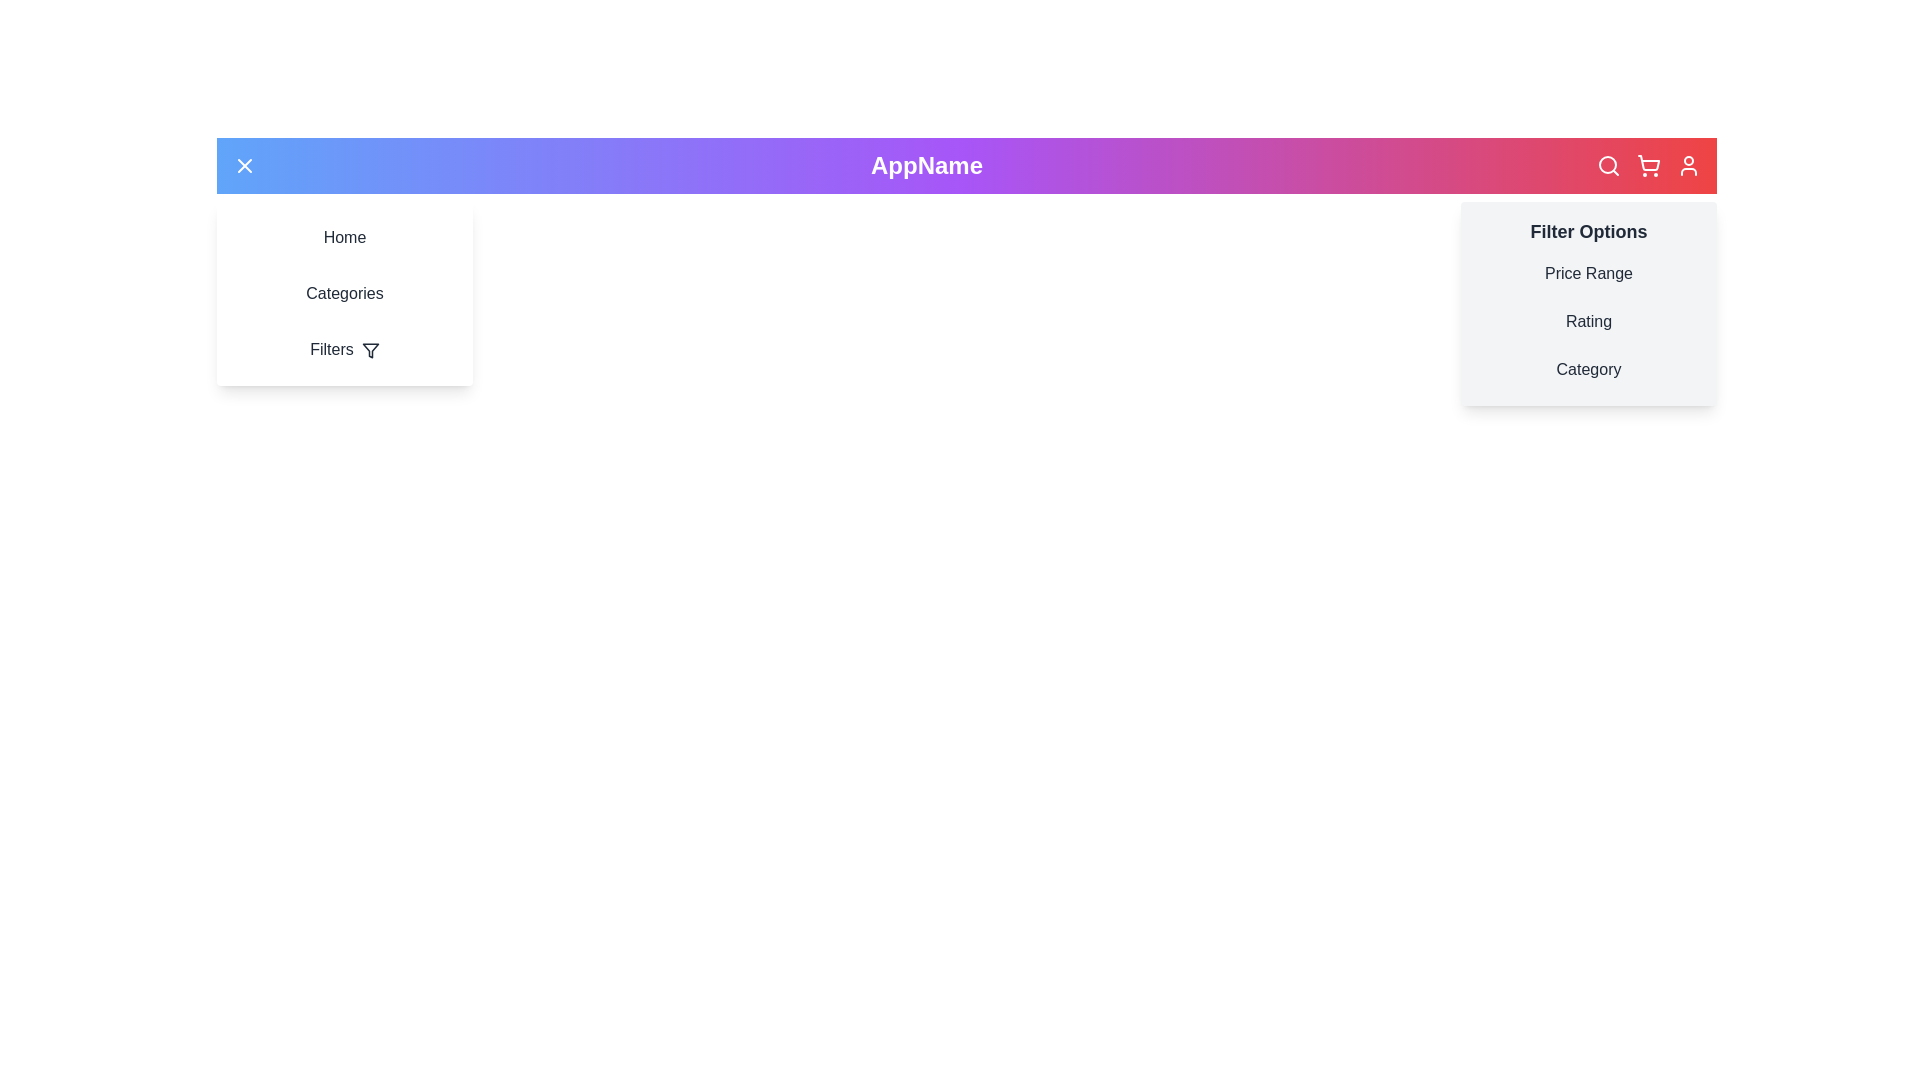 The image size is (1920, 1080). Describe the element at coordinates (370, 349) in the screenshot. I see `the filter icon located immediately after the text 'Filters' in the dropdown menu` at that location.